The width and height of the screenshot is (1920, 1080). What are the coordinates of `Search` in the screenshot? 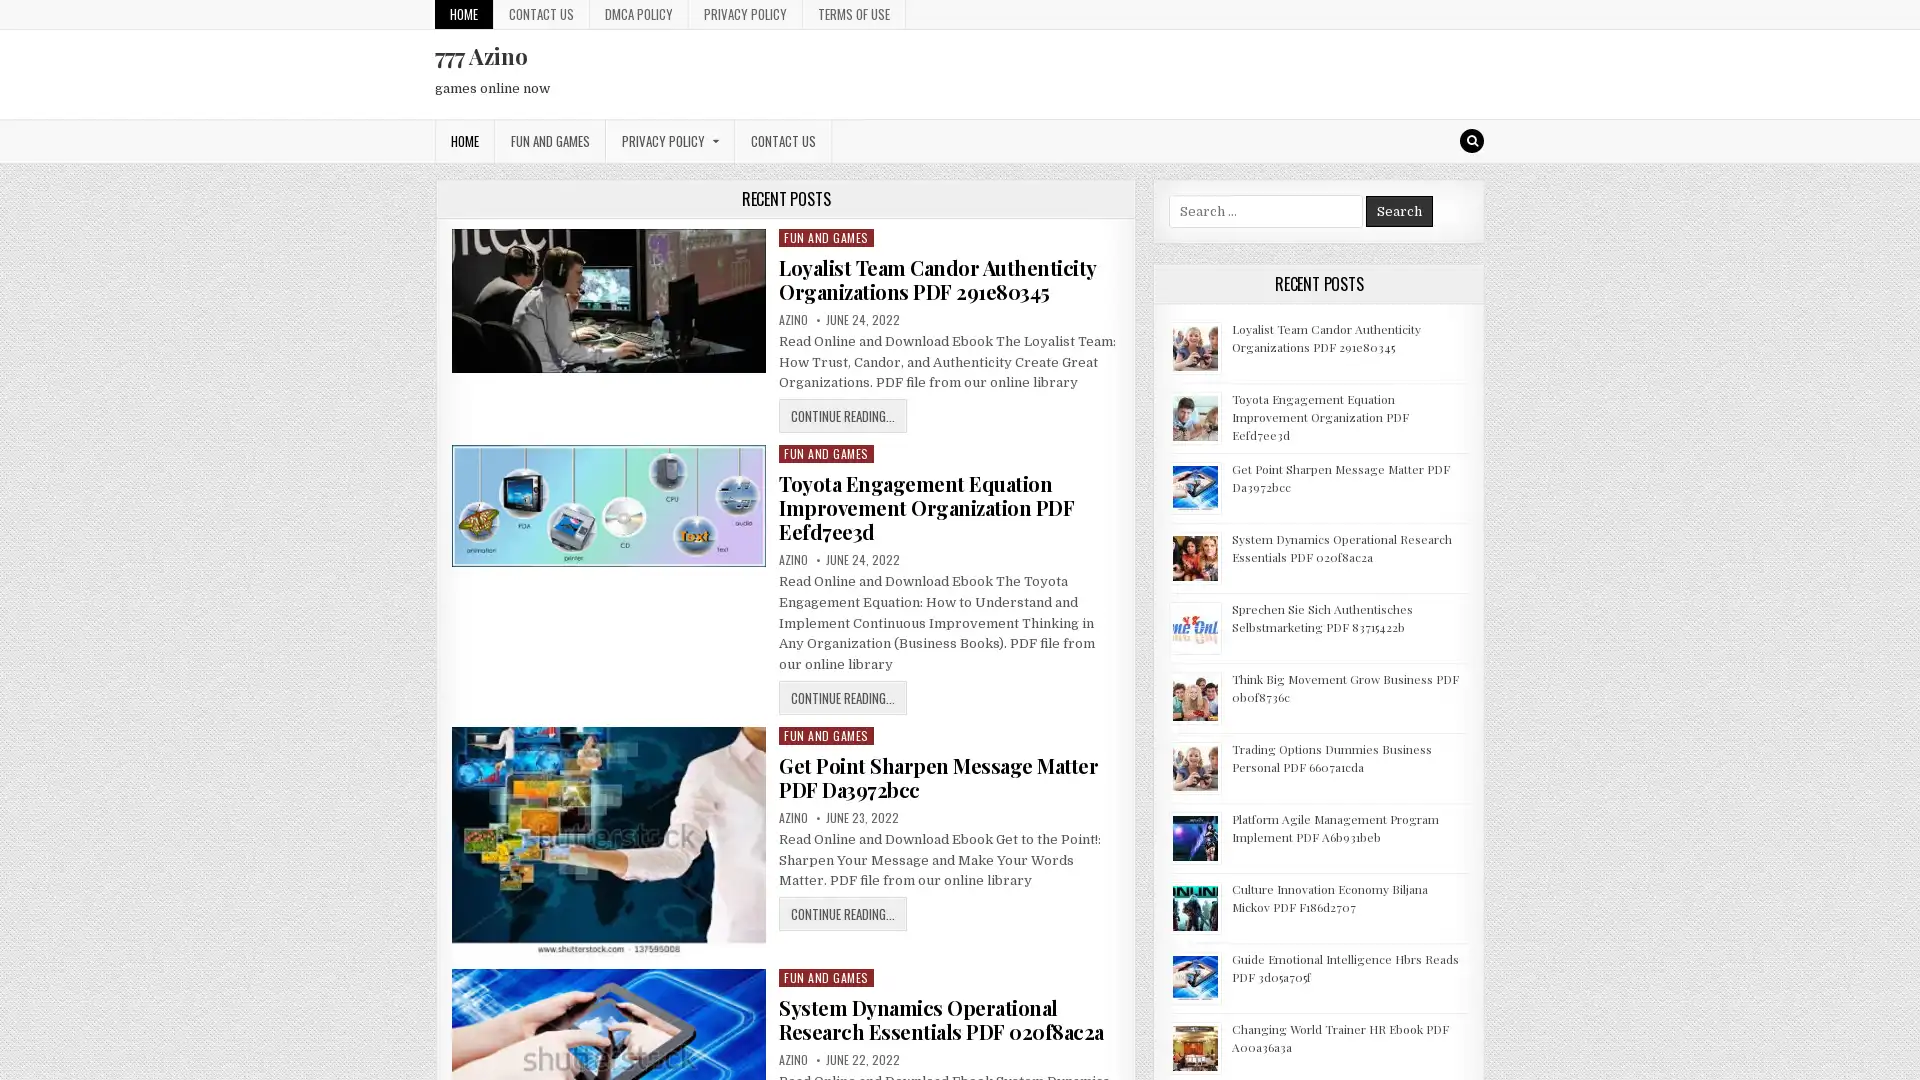 It's located at (1398, 211).